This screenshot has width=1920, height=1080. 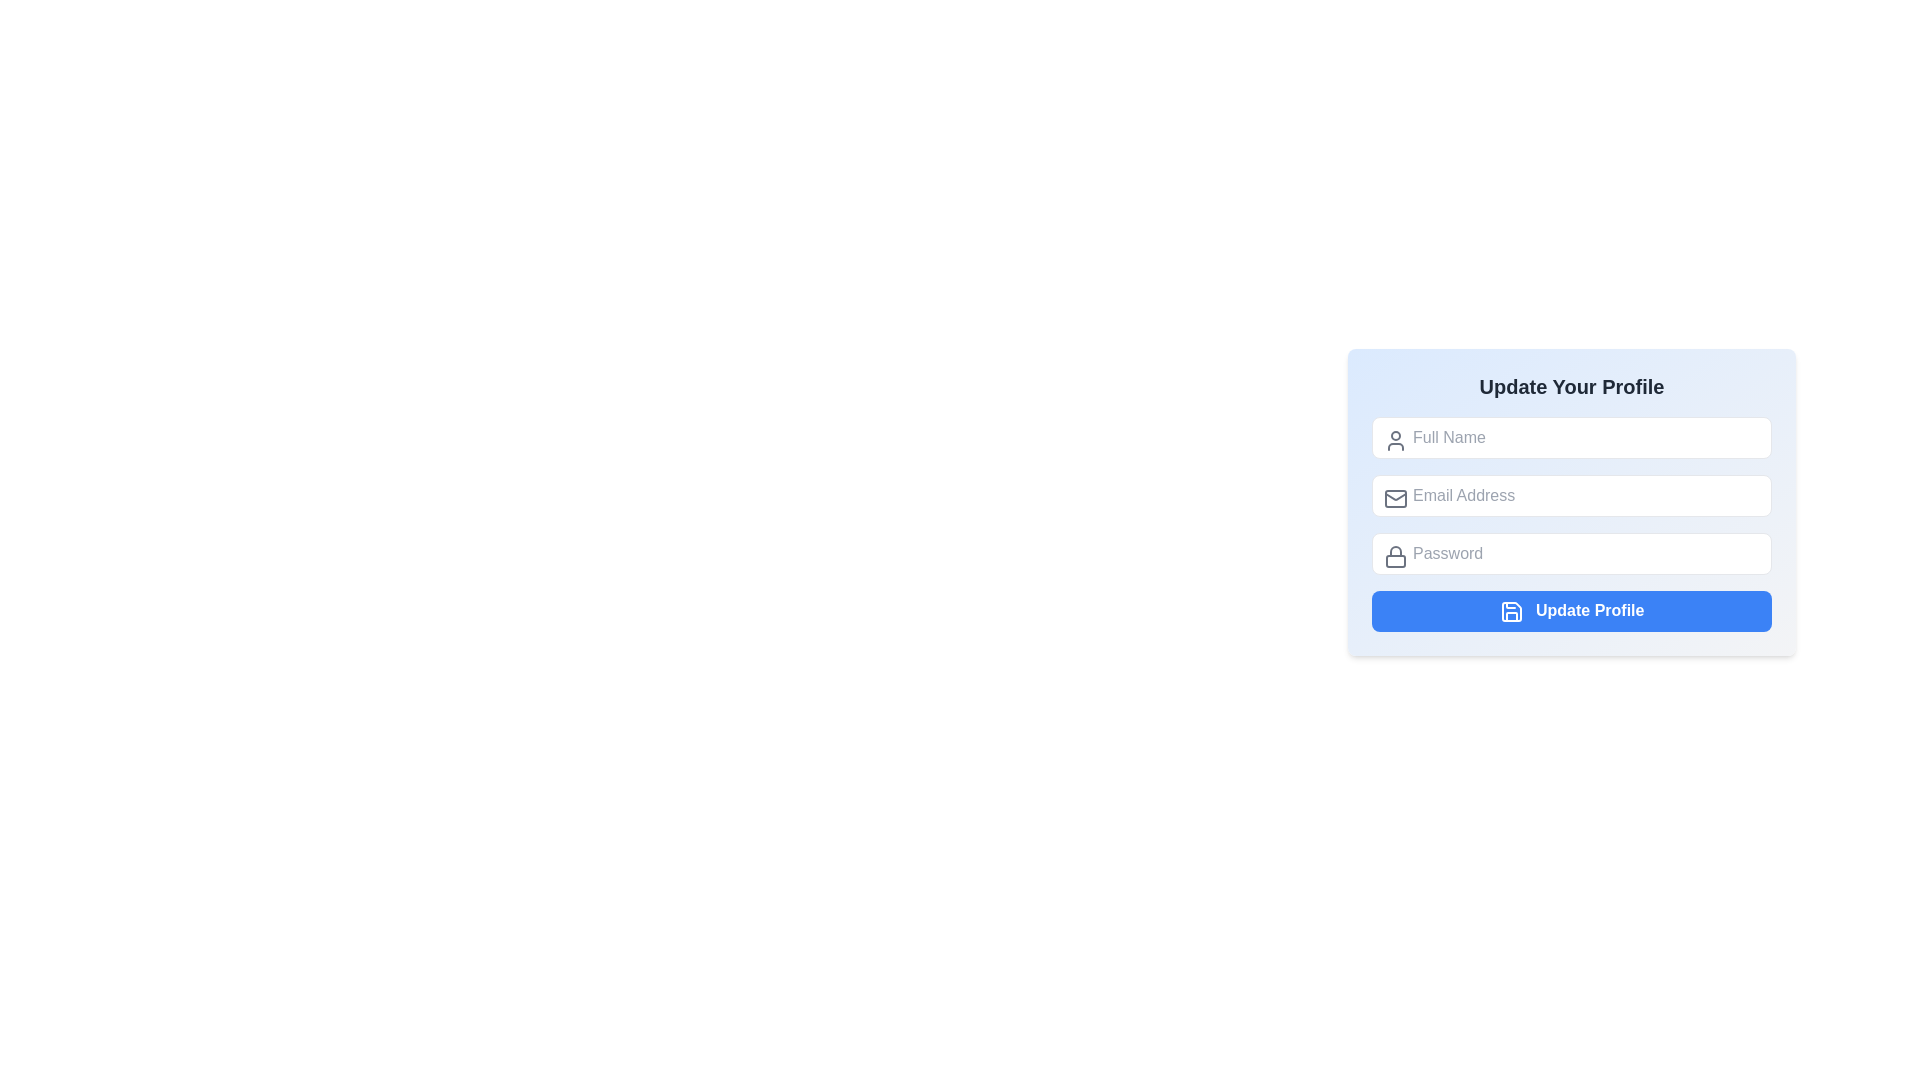 What do you see at coordinates (1395, 439) in the screenshot?
I see `the user silhouette icon with a gray outline located on the leftmost side of the 'Full Name' text input field` at bounding box center [1395, 439].